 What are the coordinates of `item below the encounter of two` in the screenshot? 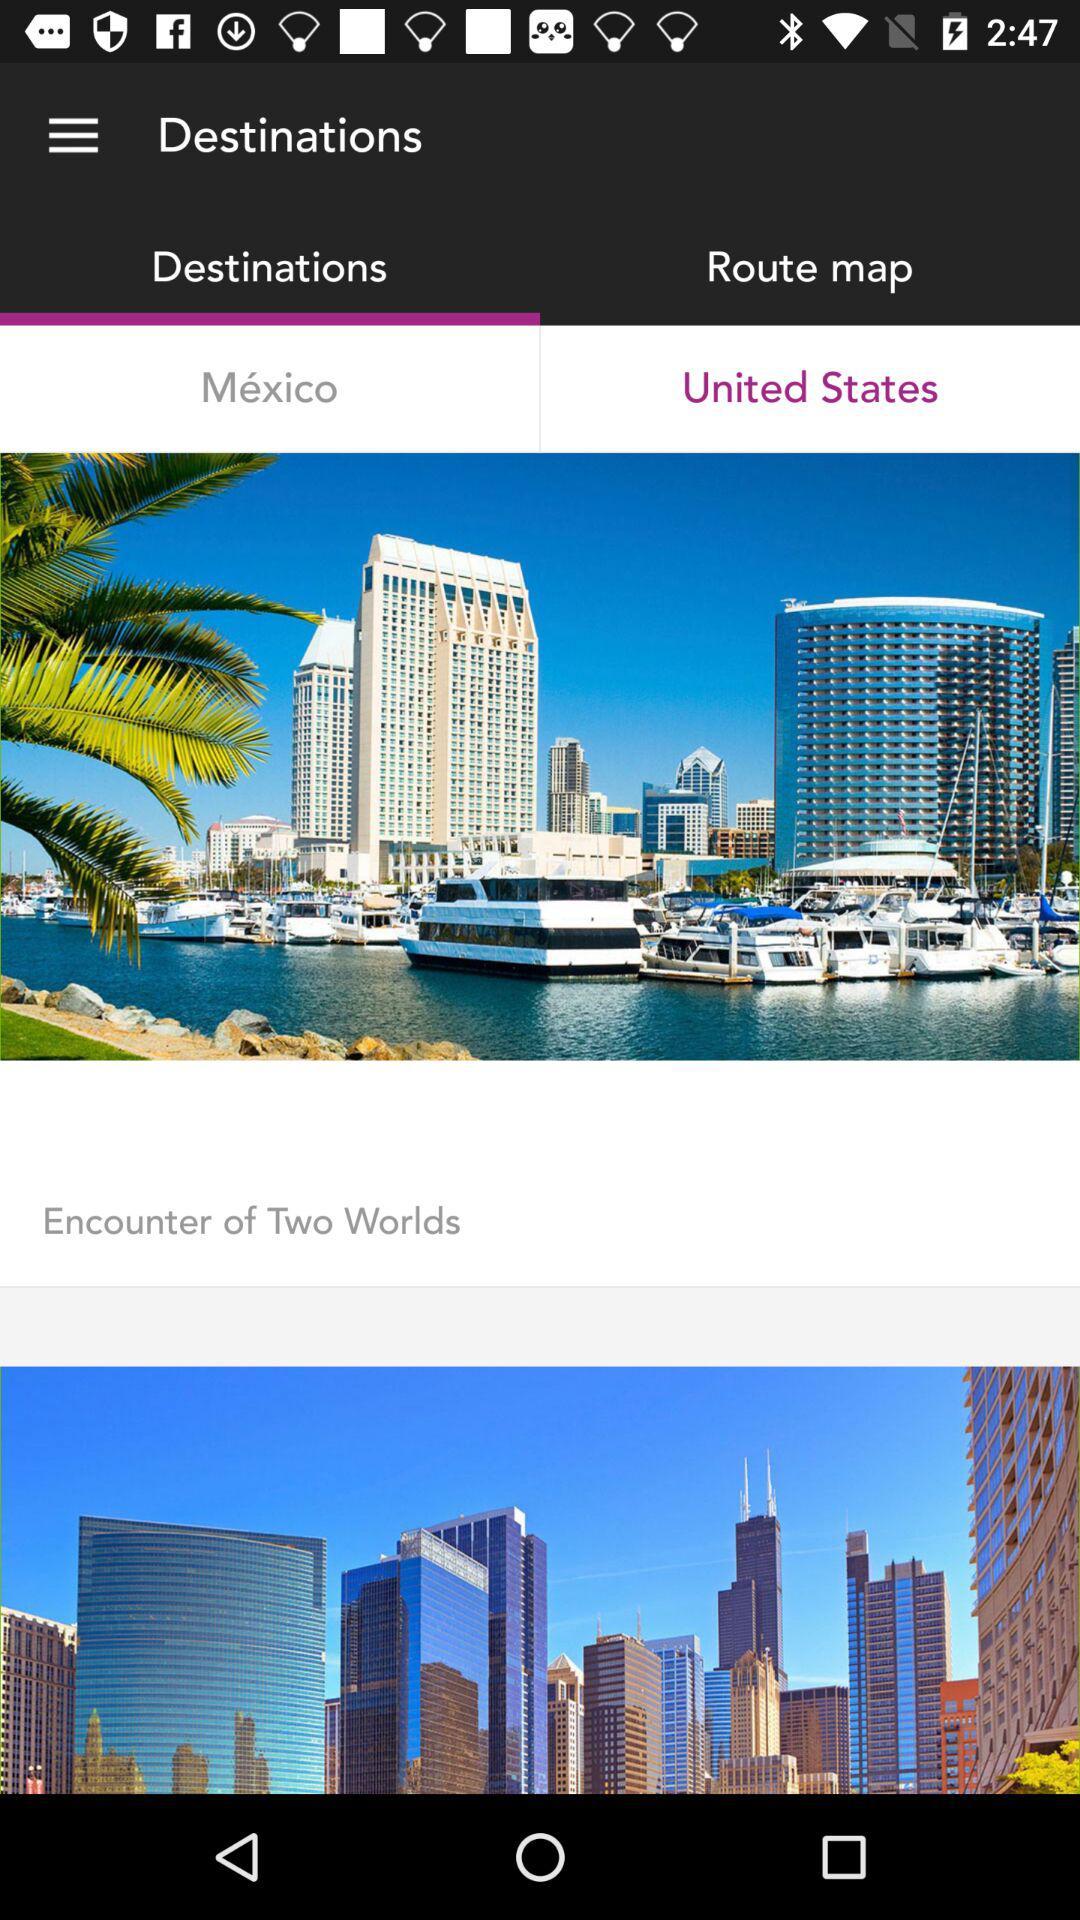 It's located at (540, 1286).